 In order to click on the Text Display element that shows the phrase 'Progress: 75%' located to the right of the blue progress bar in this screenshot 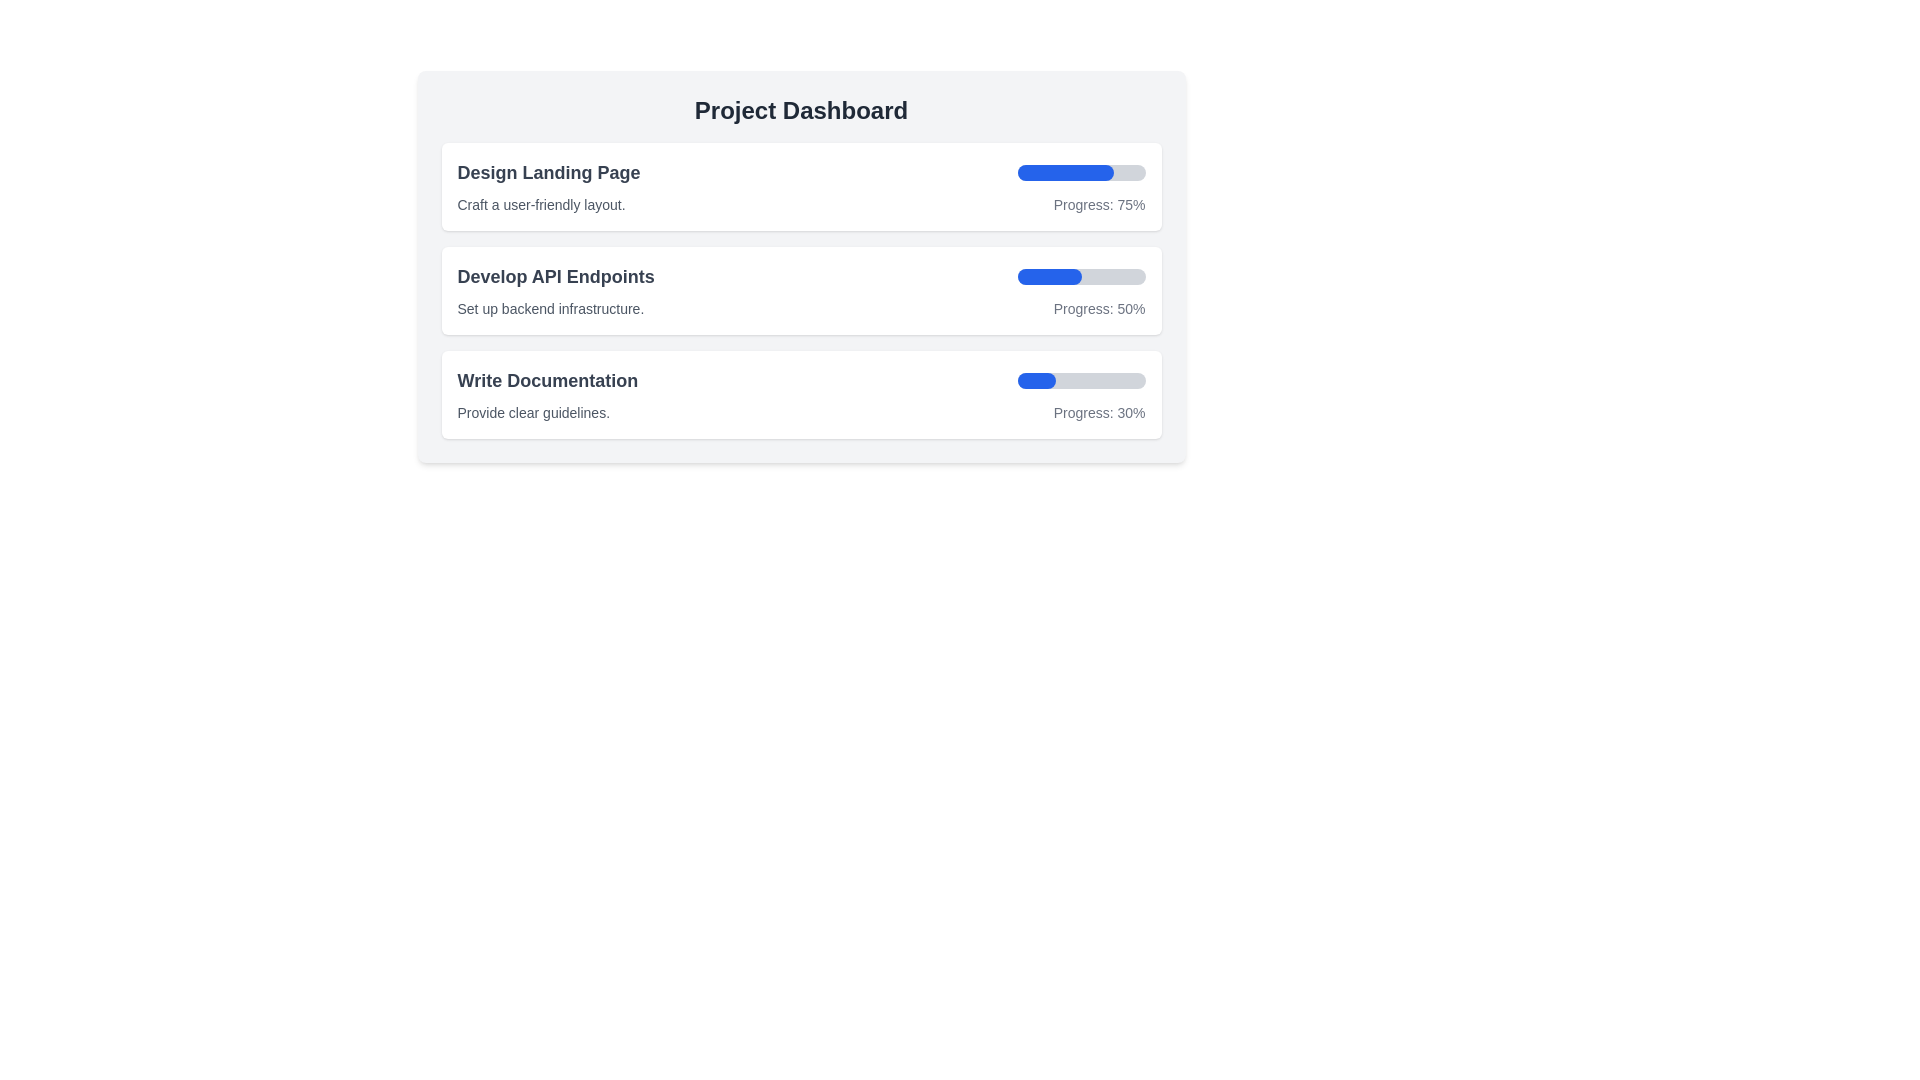, I will do `click(1098, 204)`.